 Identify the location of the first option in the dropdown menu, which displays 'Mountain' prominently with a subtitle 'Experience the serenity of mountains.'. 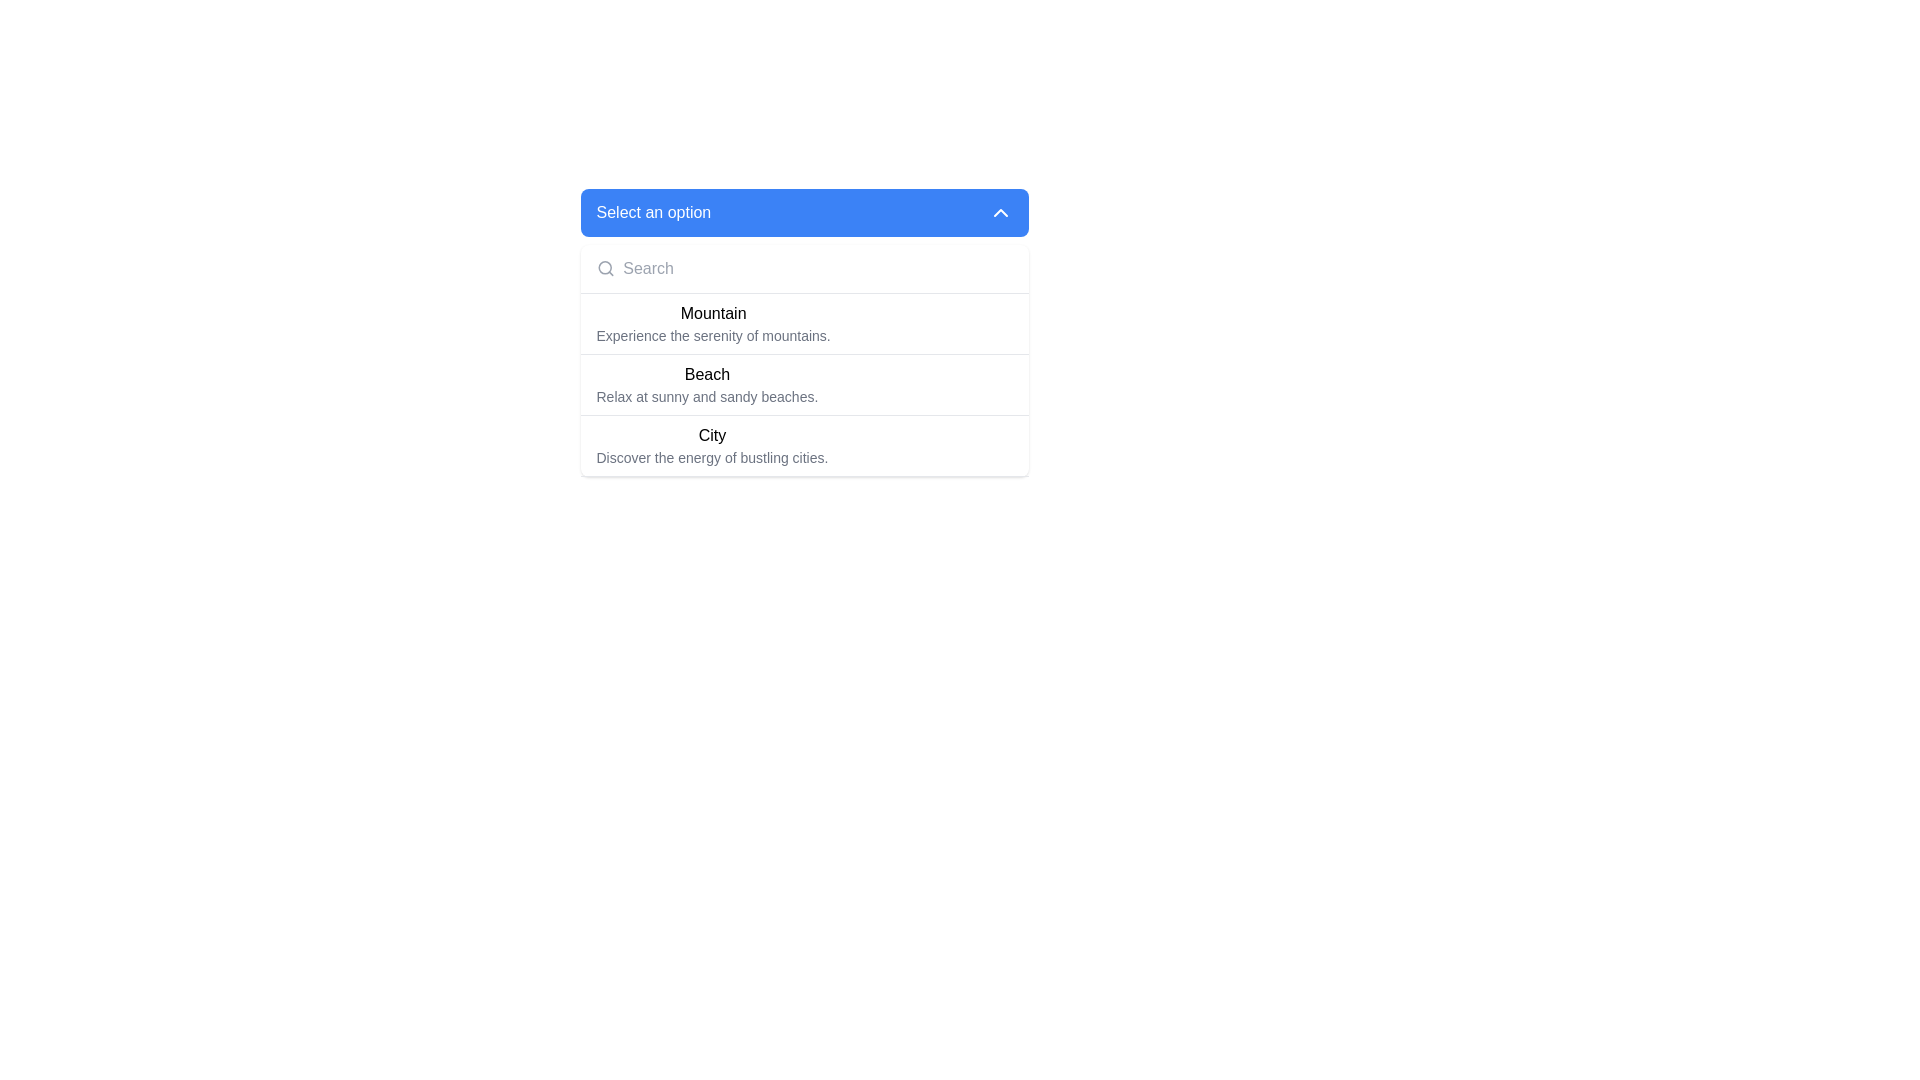
(713, 323).